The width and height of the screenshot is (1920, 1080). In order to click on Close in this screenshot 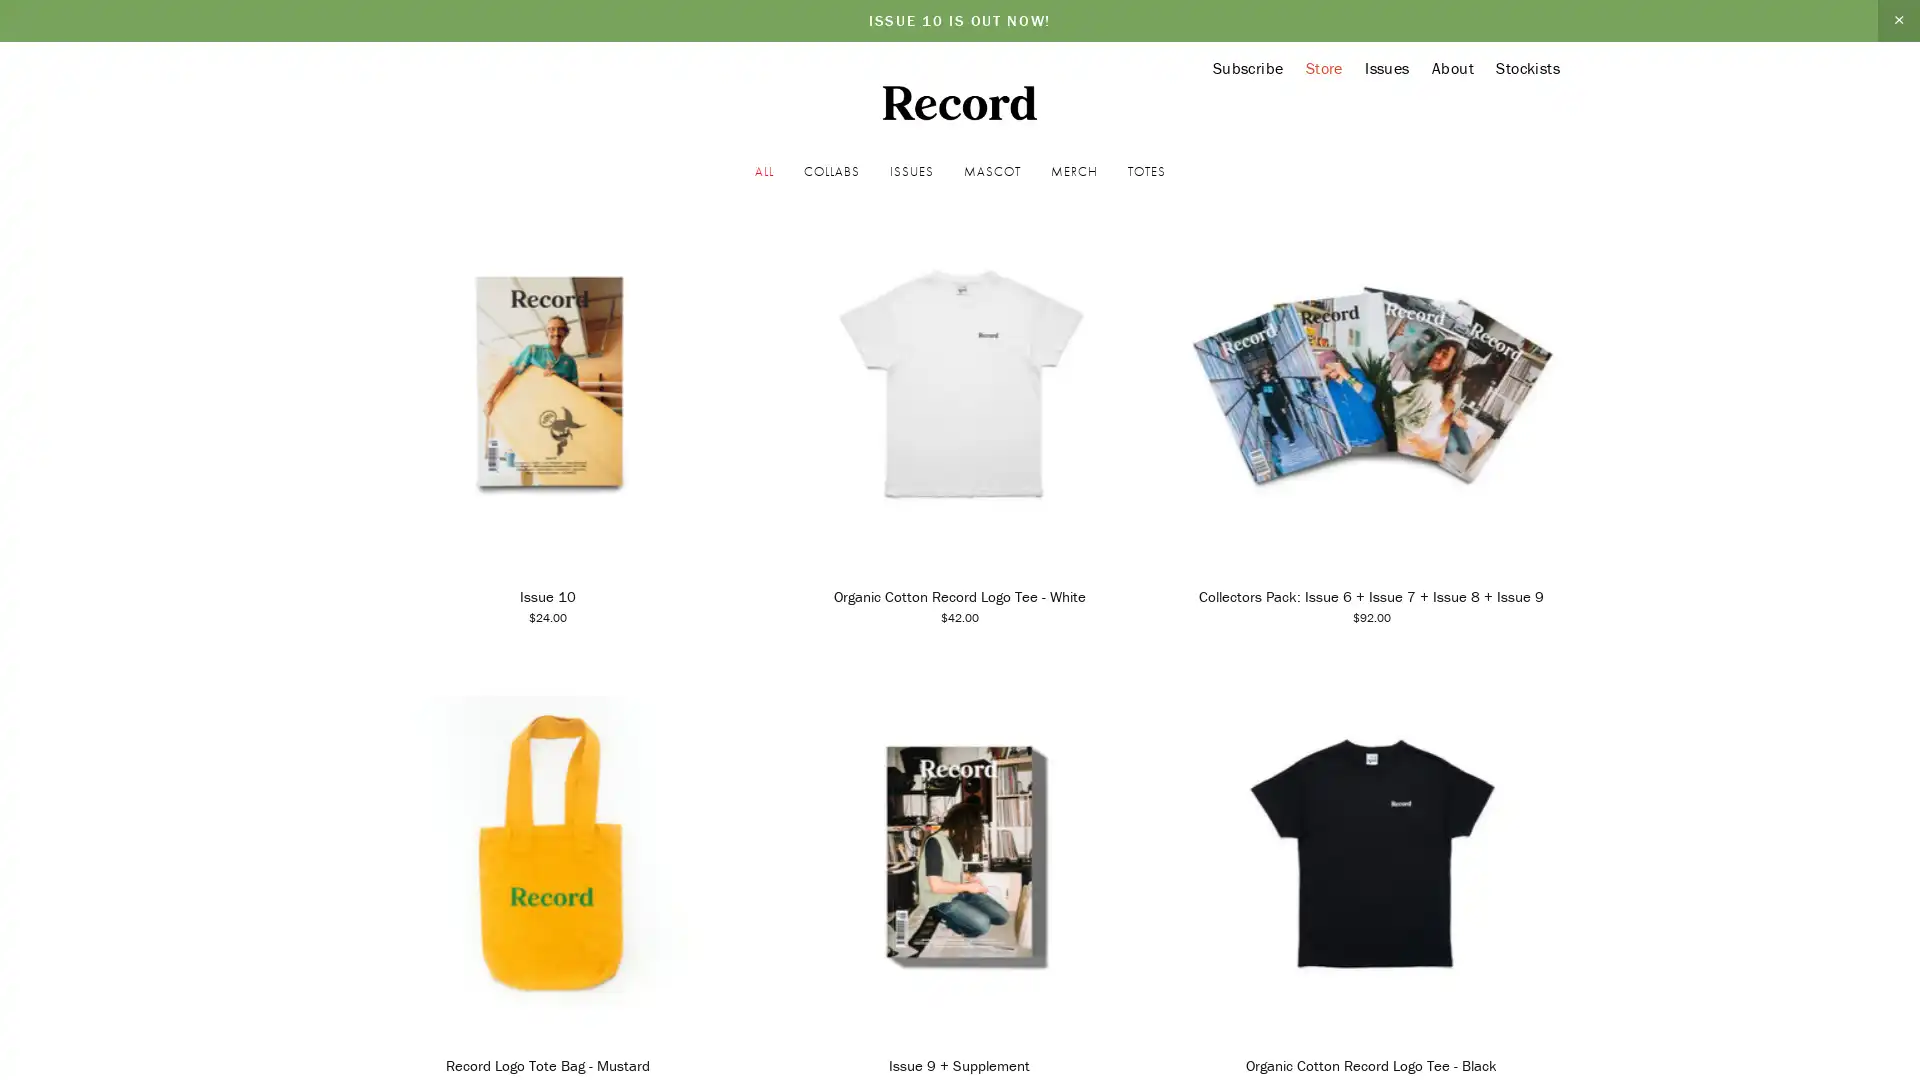, I will do `click(1895, 898)`.